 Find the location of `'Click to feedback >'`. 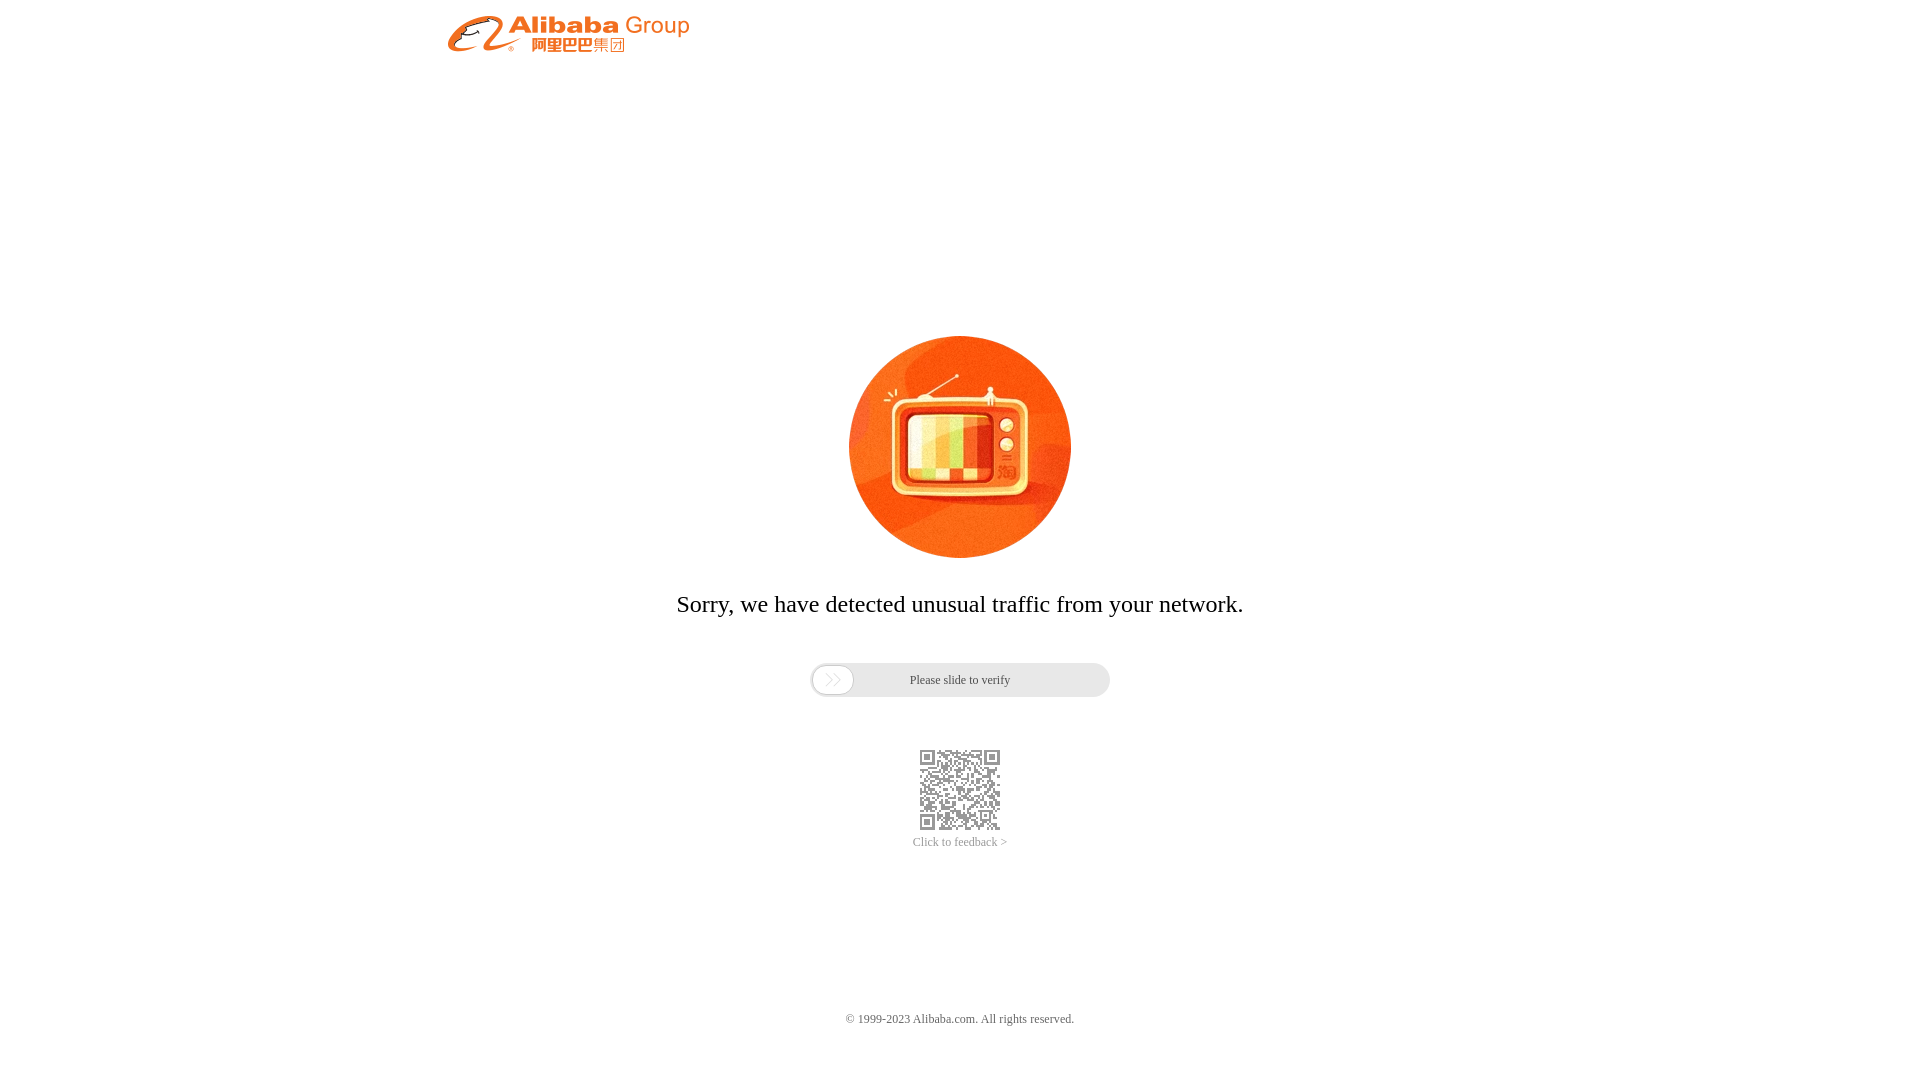

'Click to feedback >' is located at coordinates (960, 842).